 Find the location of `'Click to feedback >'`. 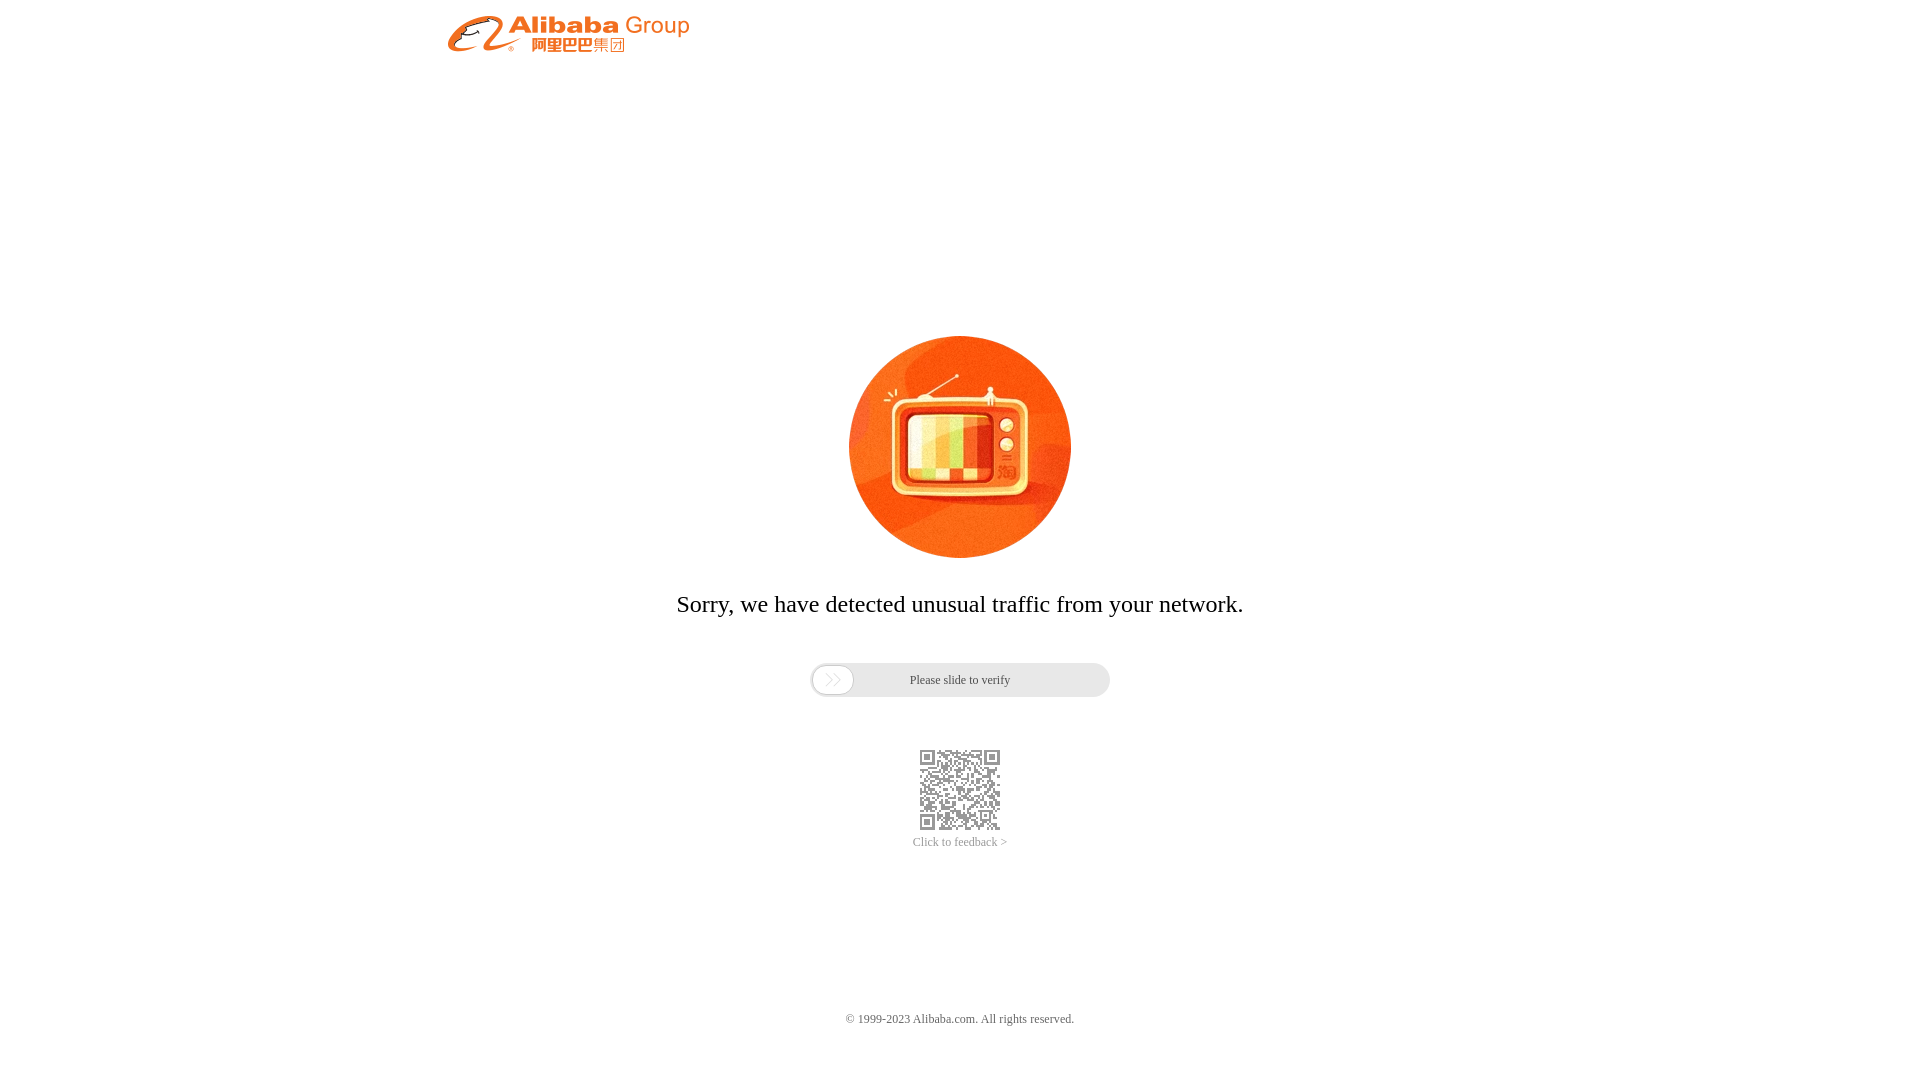

'Click to feedback >' is located at coordinates (960, 842).